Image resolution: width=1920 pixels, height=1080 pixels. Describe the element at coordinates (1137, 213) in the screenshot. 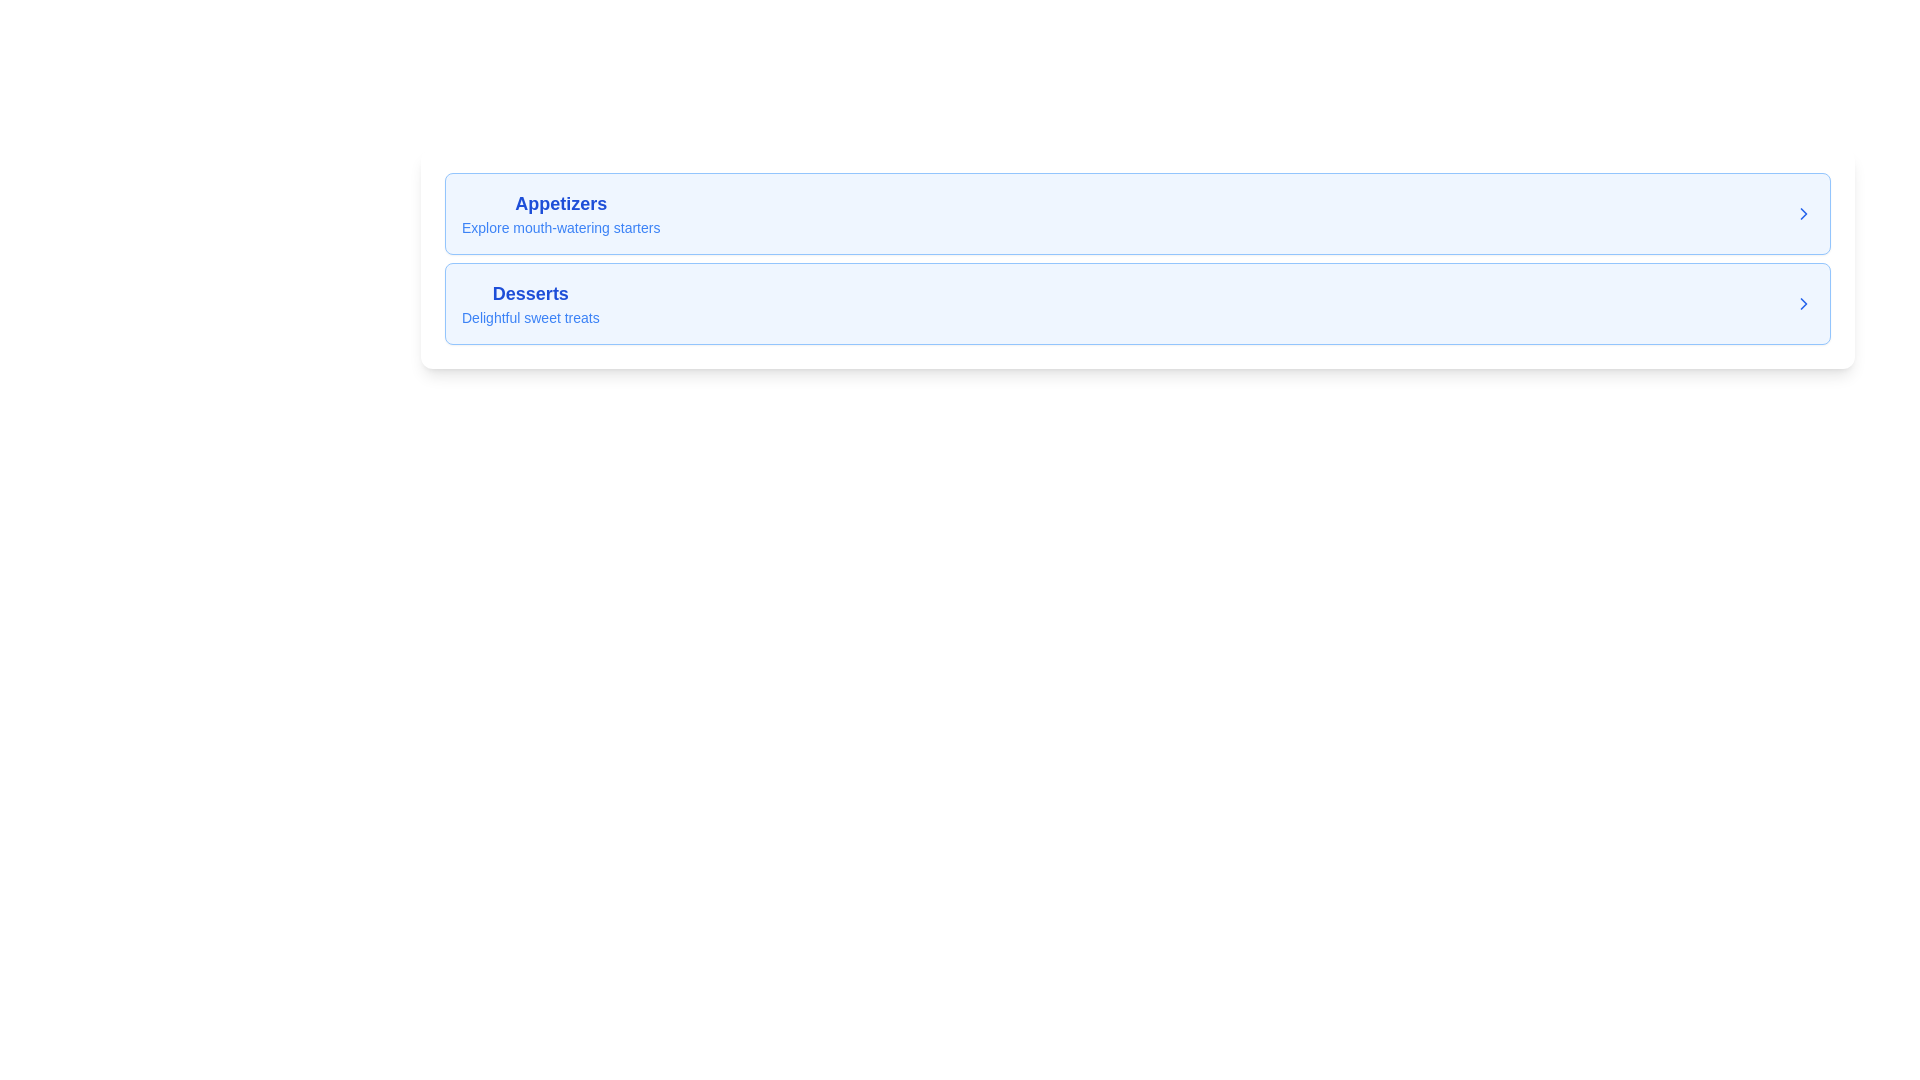

I see `the first button-like interactive section for appetizers` at that location.